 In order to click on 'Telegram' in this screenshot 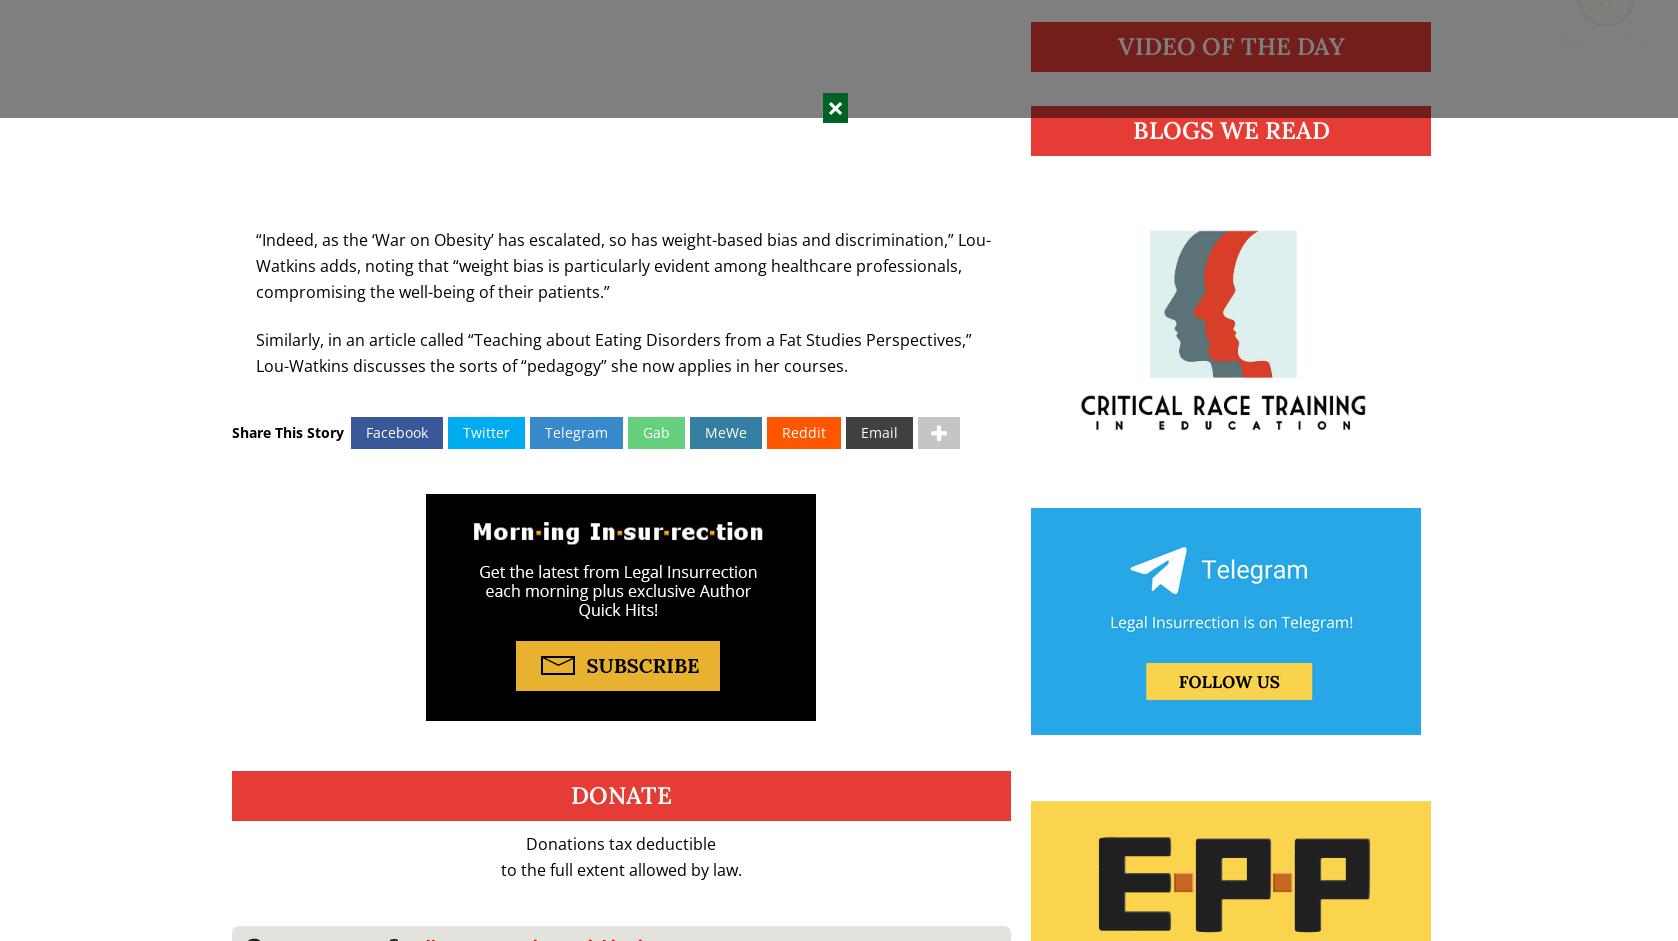, I will do `click(574, 432)`.